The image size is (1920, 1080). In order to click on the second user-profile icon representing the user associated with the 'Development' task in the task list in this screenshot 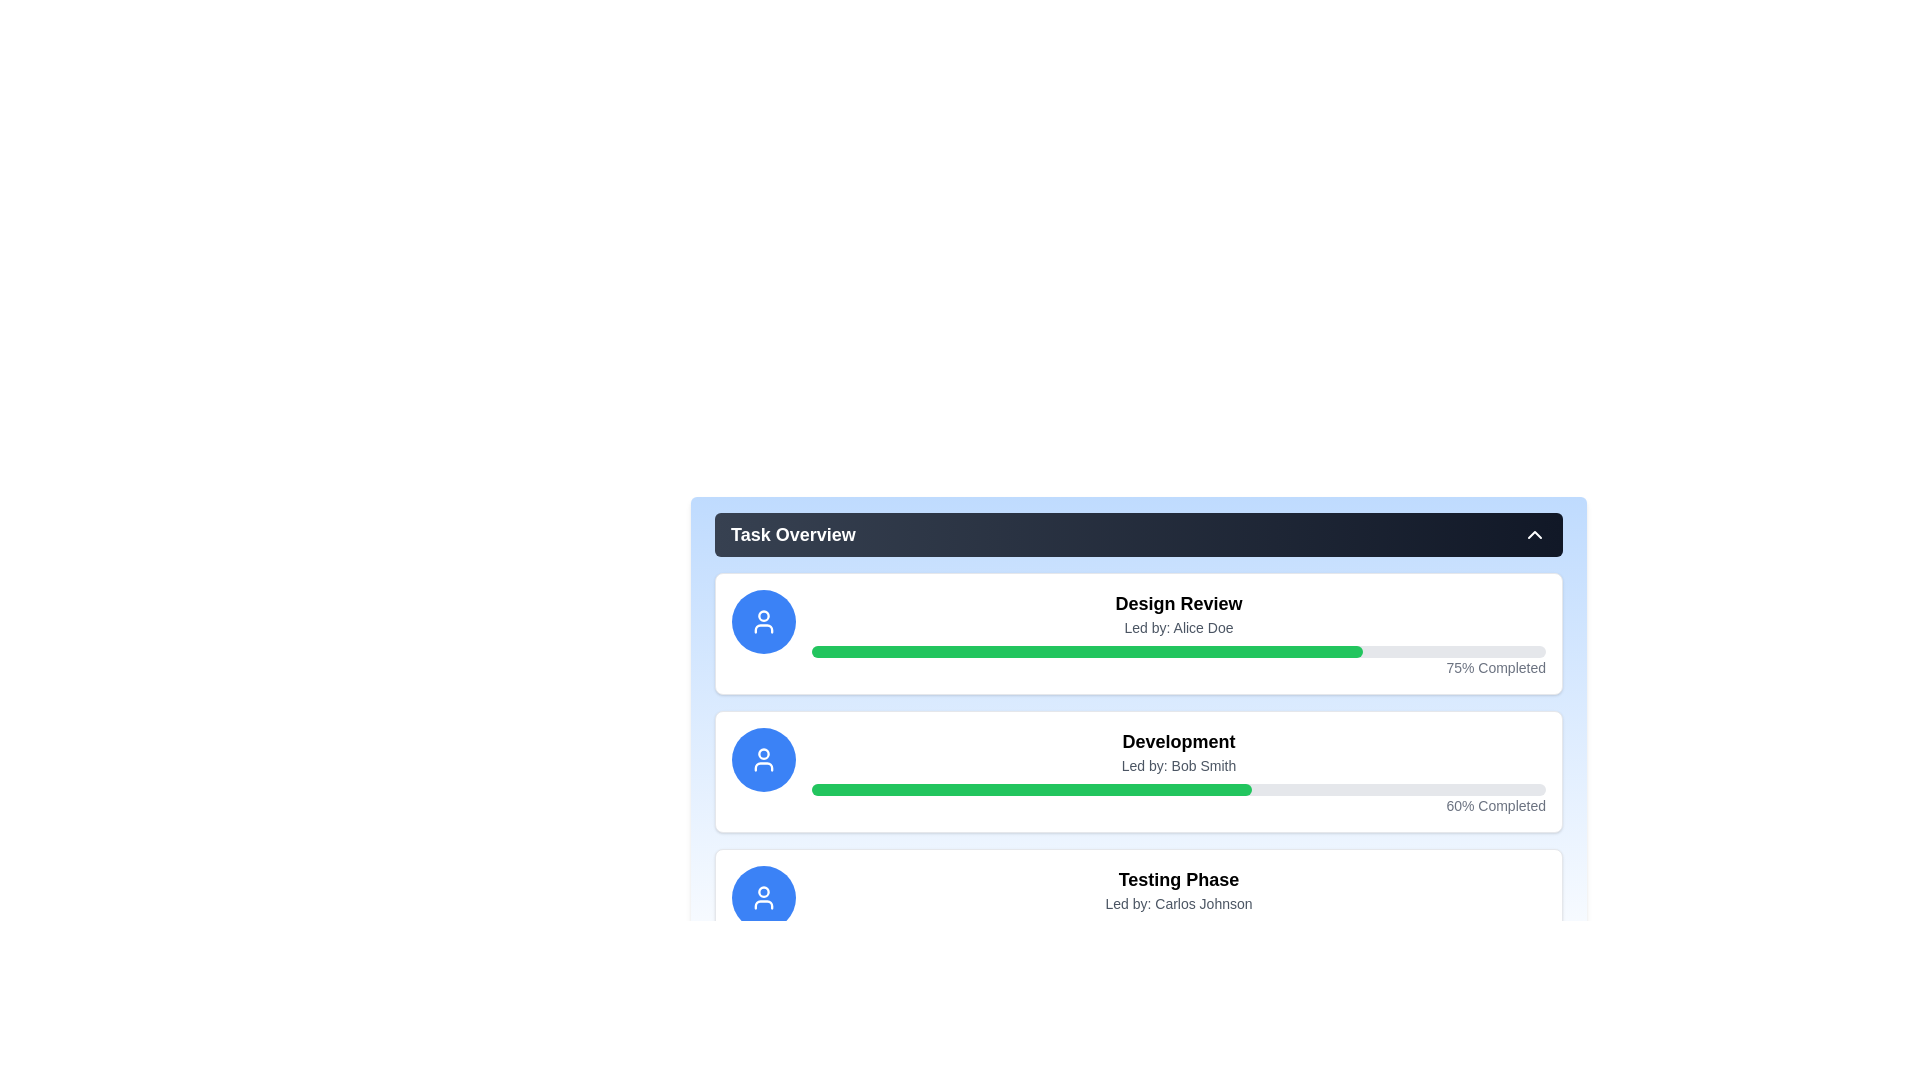, I will do `click(762, 753)`.